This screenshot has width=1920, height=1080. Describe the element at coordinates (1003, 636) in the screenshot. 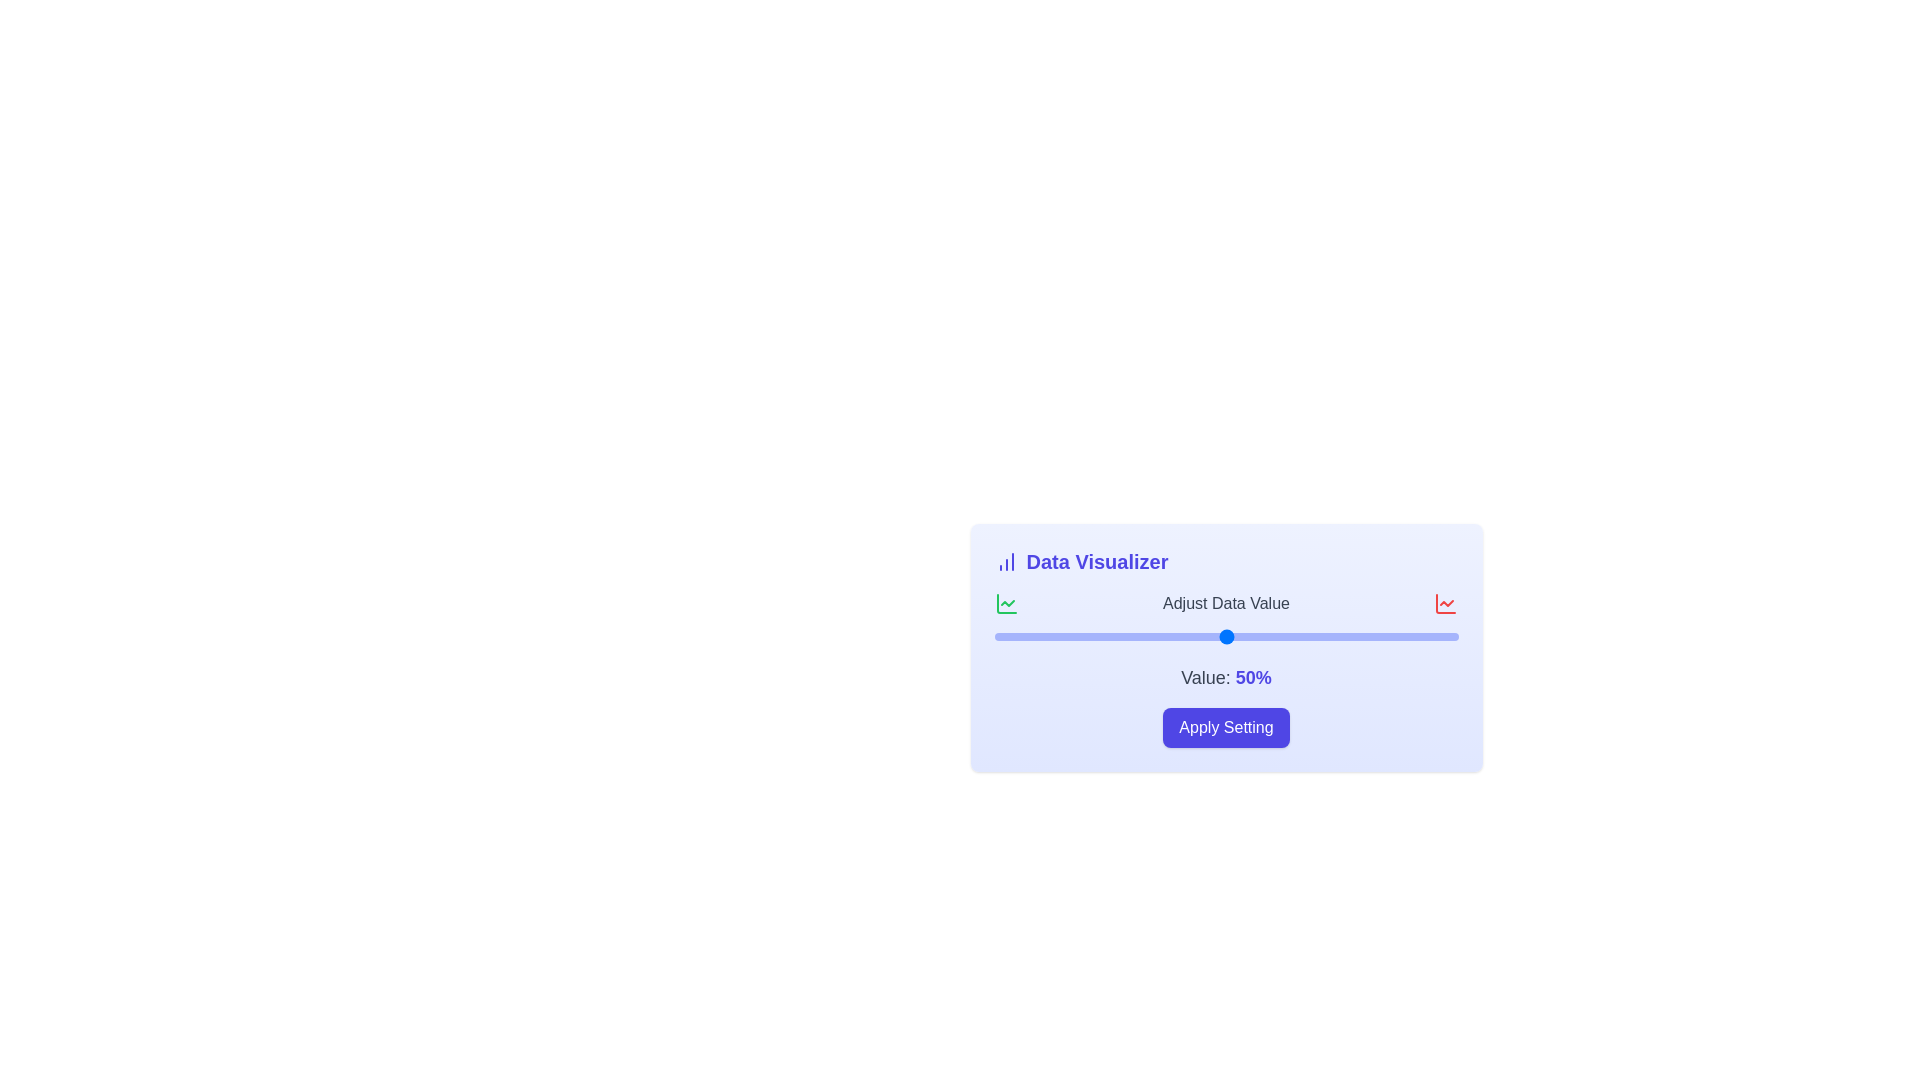

I see `the slider value` at that location.